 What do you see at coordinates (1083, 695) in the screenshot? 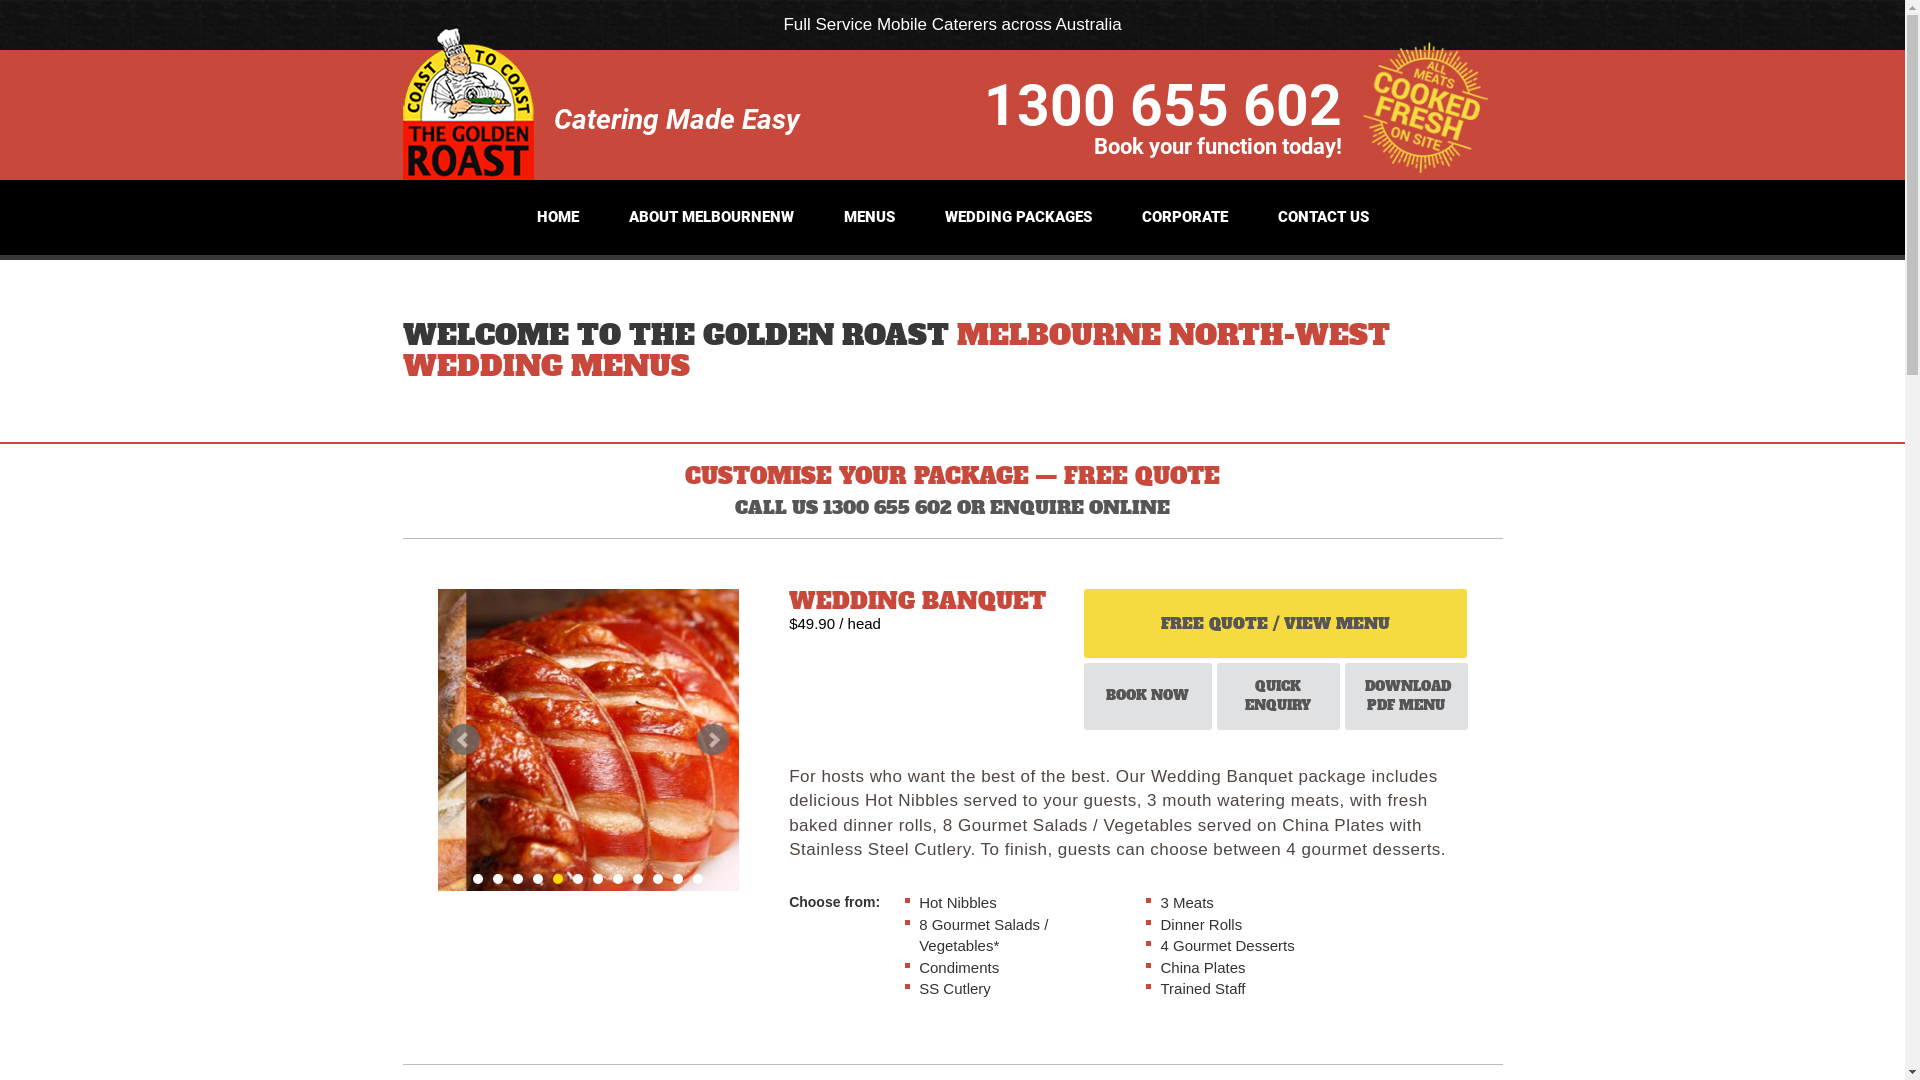
I see `'BOOK NOW'` at bounding box center [1083, 695].